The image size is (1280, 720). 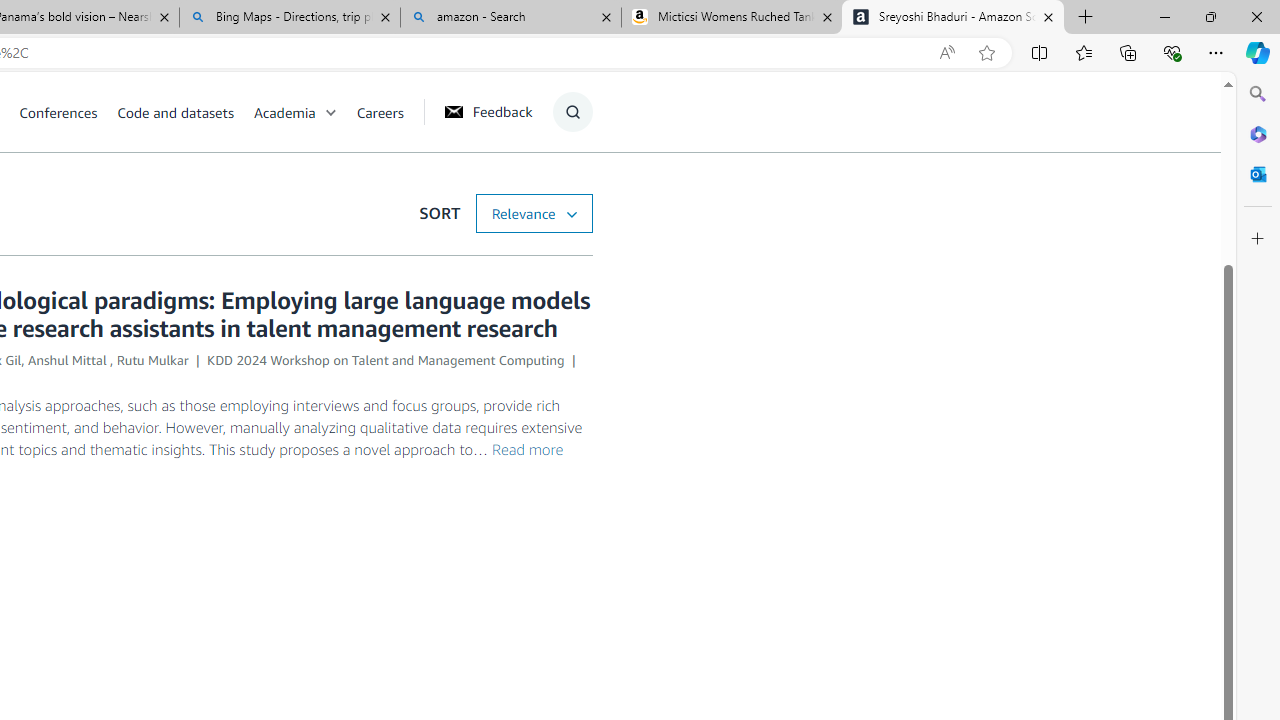 I want to click on 'Code and datasets', so click(x=175, y=111).